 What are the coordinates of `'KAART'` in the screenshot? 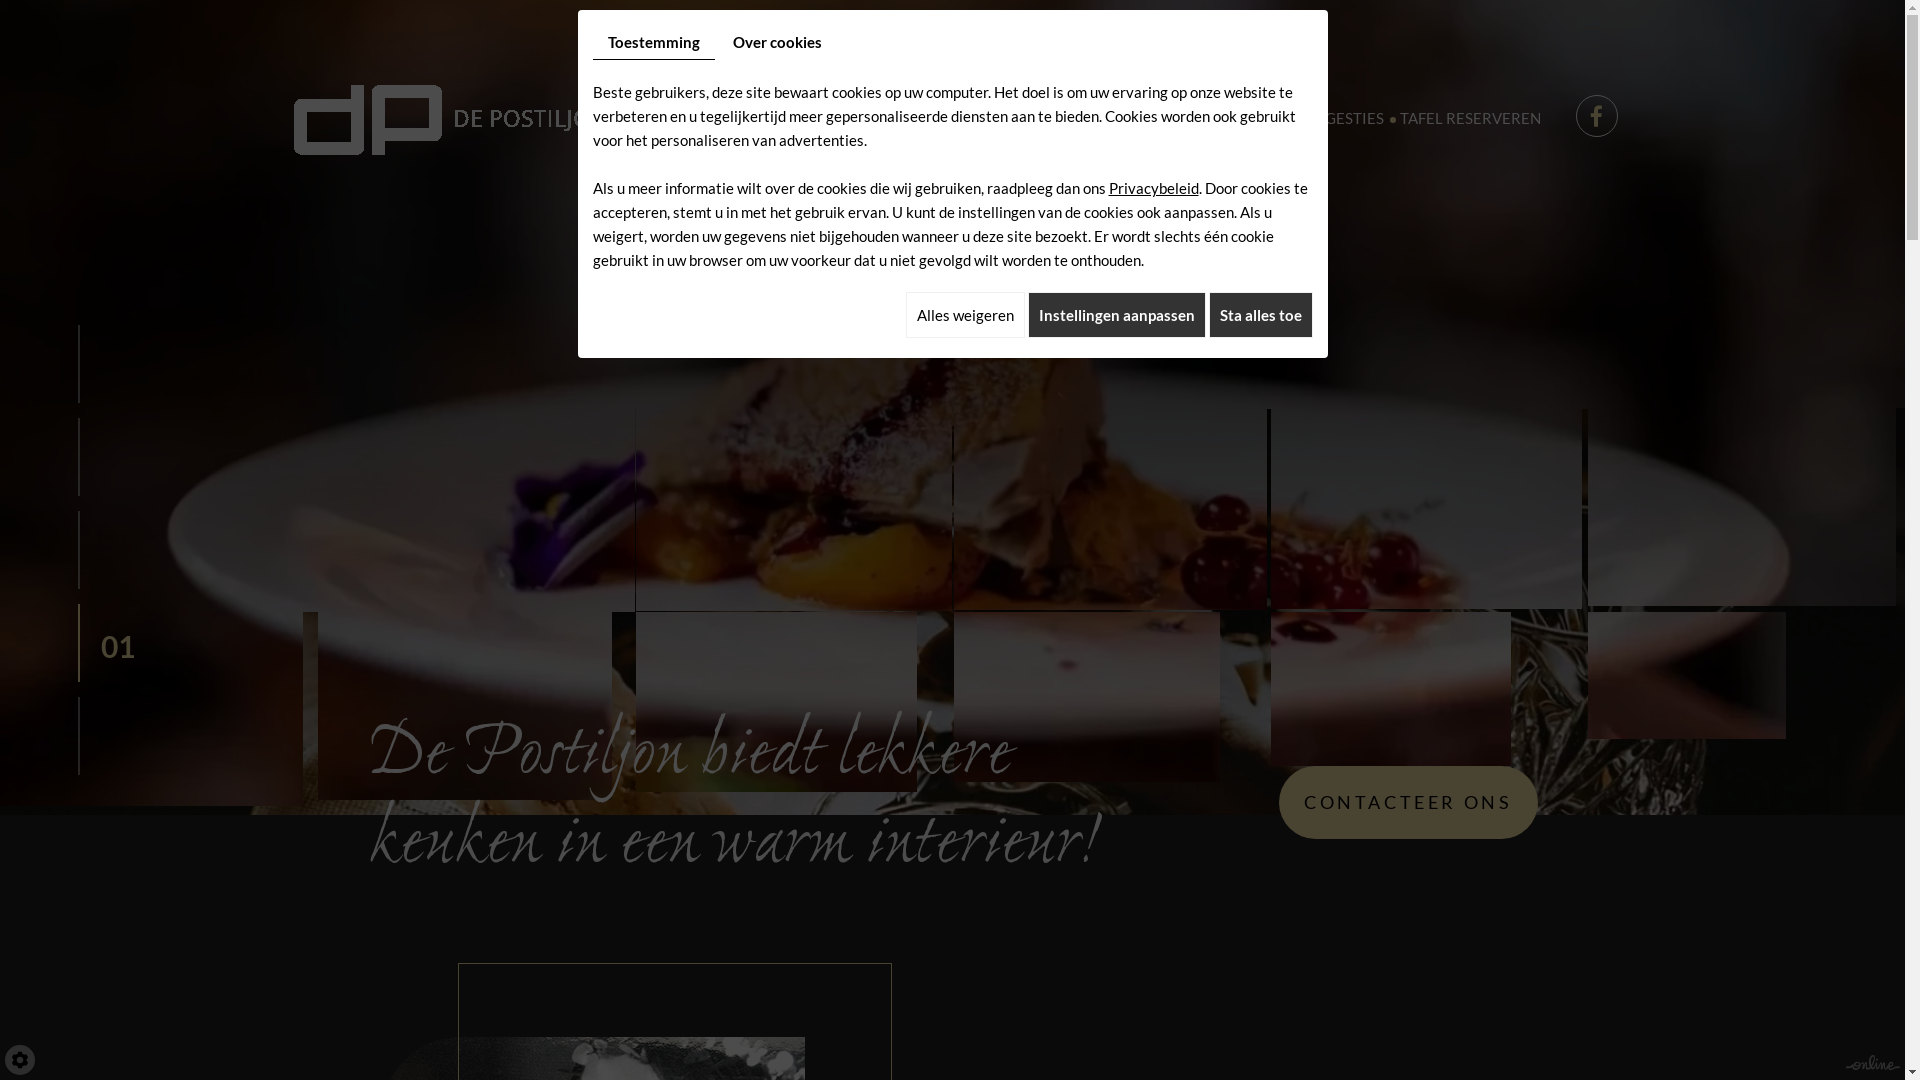 It's located at (972, 118).